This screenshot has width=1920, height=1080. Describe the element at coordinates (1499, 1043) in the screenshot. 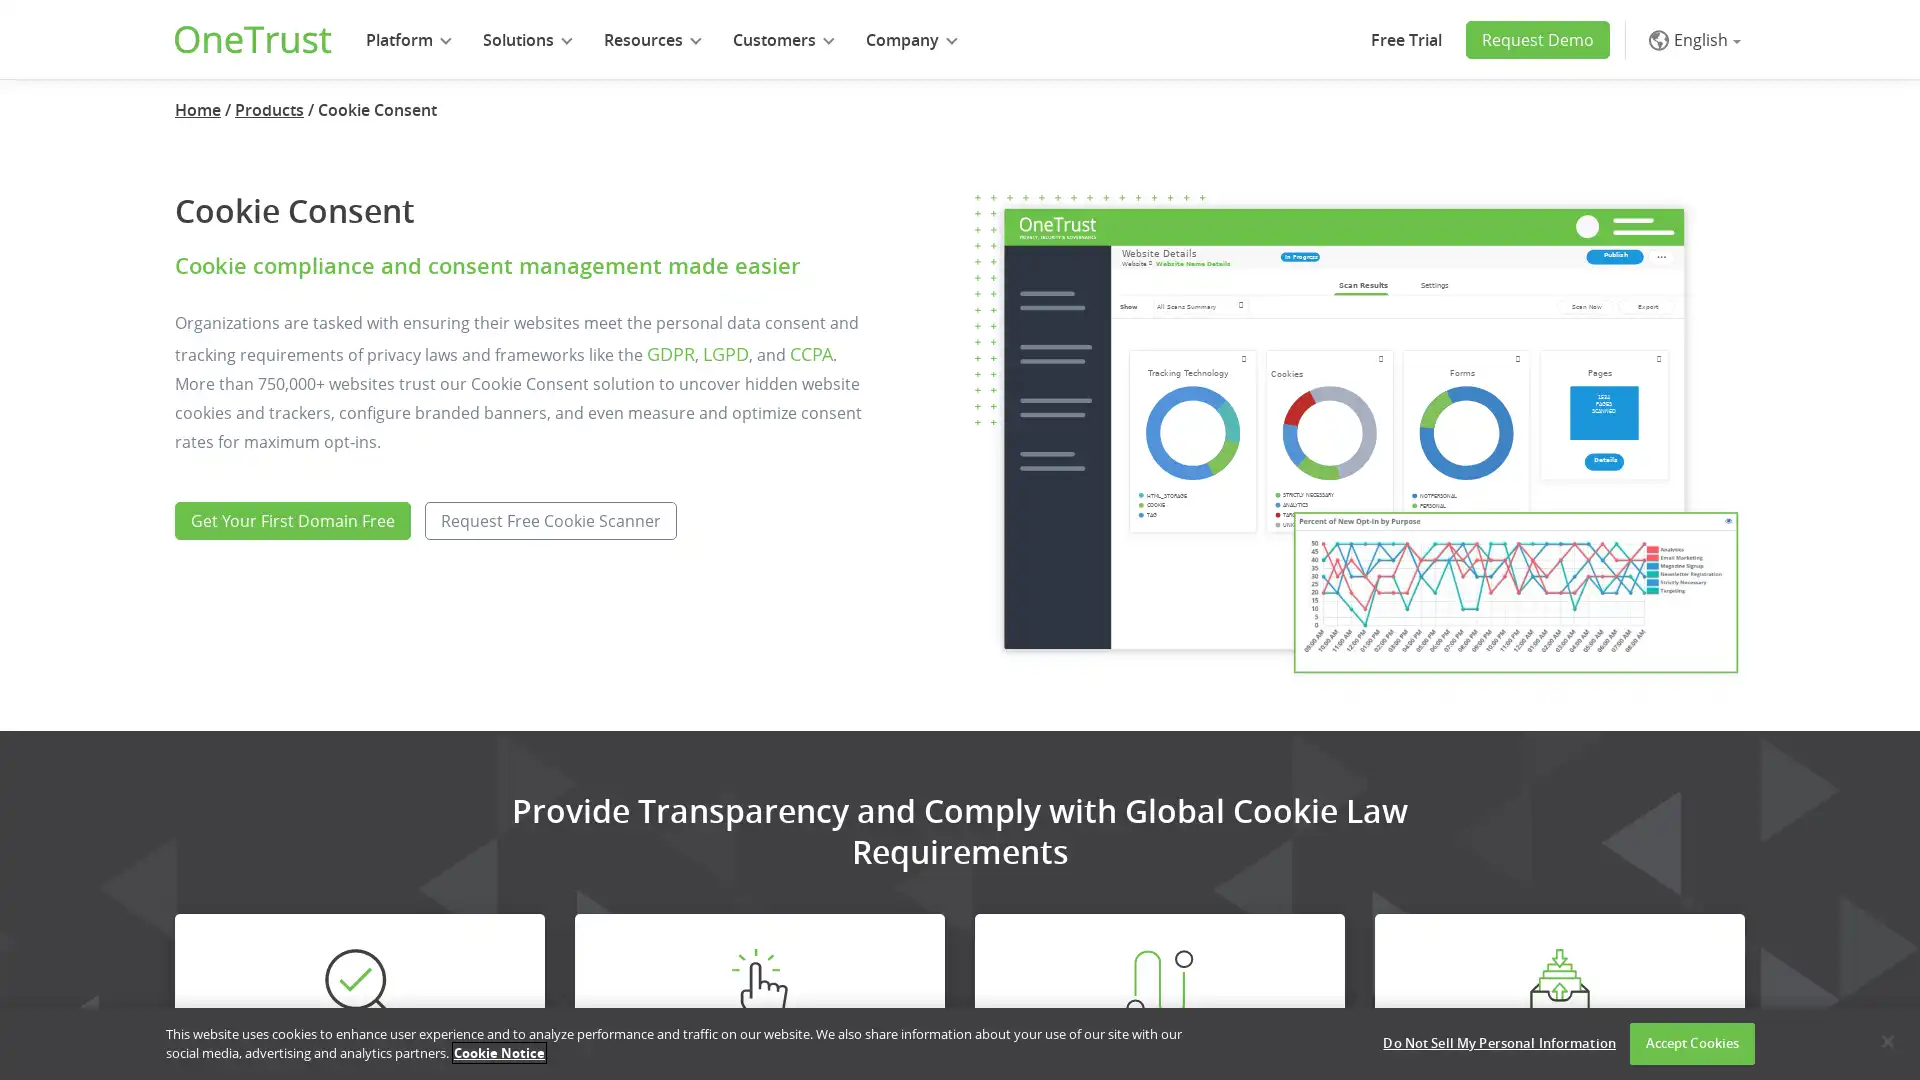

I see `Do Not Sell My Personal Information` at that location.